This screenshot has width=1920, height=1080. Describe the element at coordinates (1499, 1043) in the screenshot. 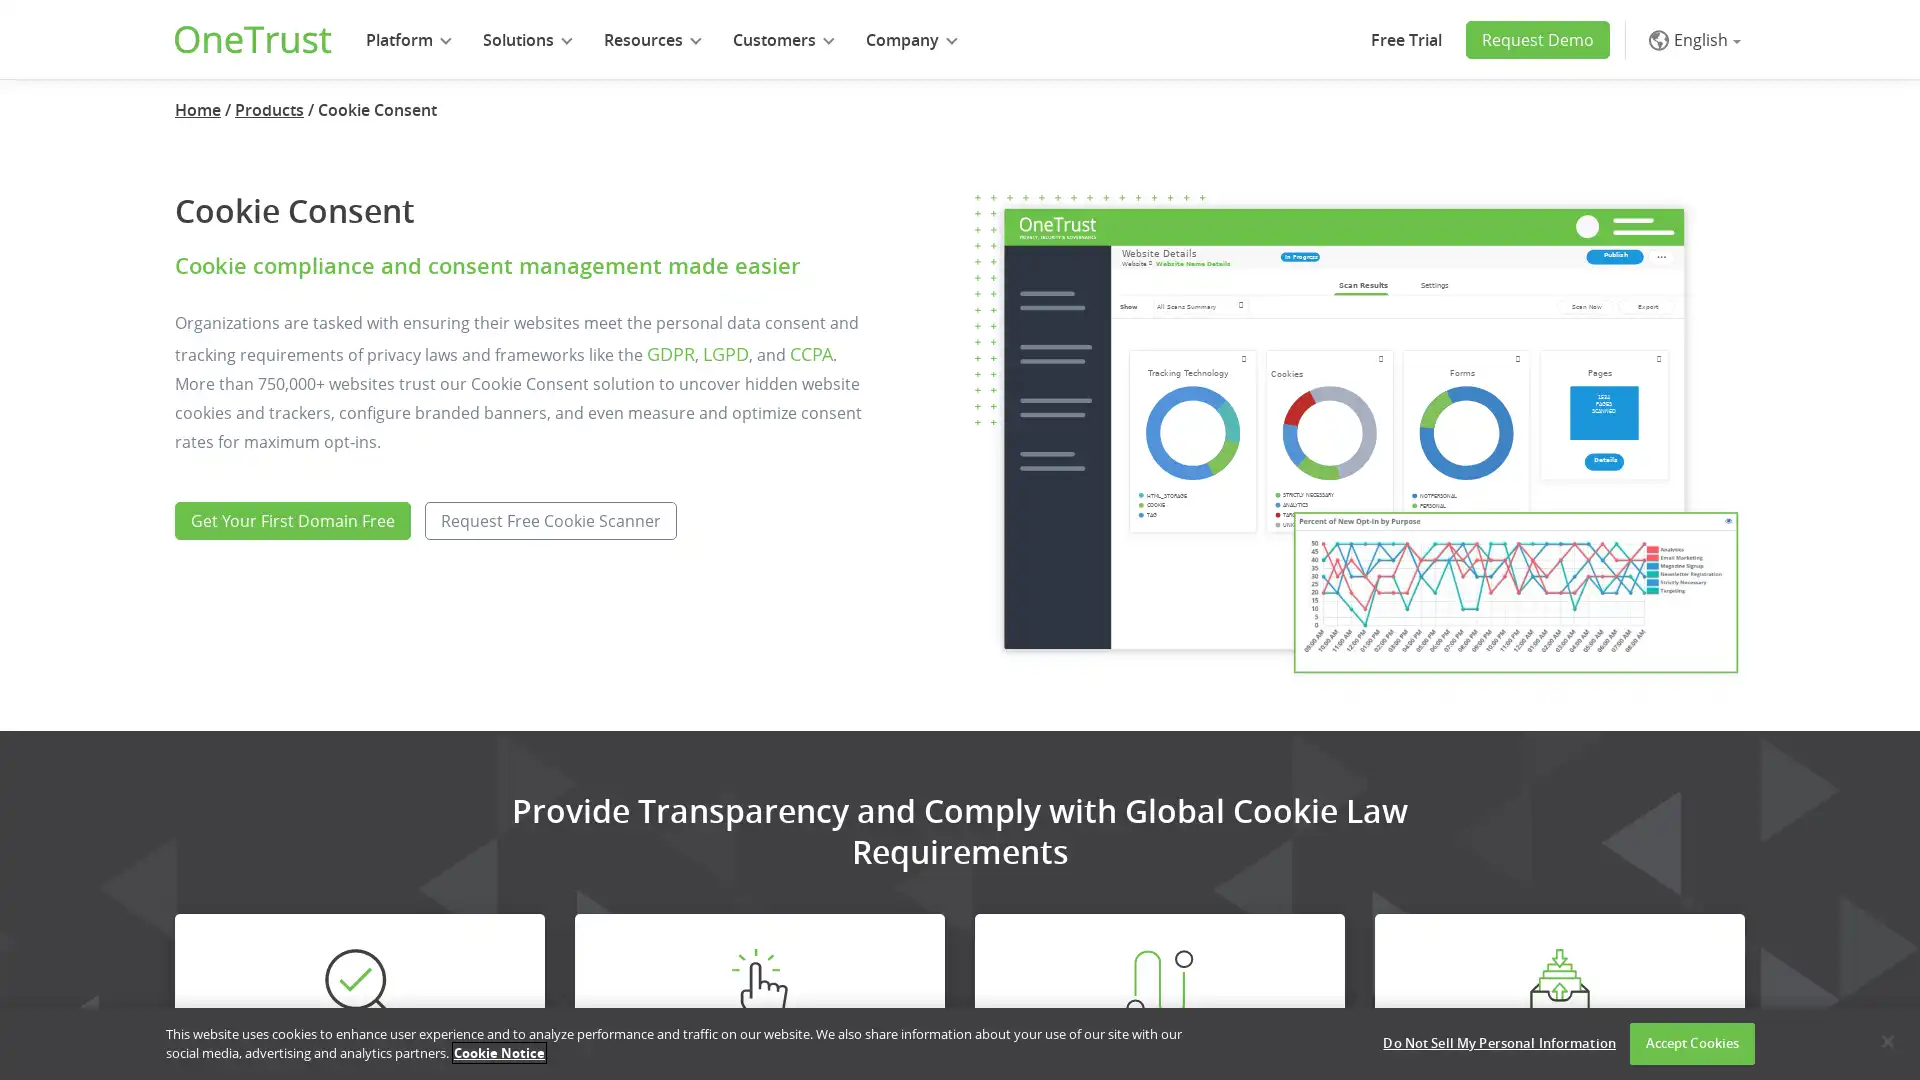

I see `Do Not Sell My Personal Information` at that location.